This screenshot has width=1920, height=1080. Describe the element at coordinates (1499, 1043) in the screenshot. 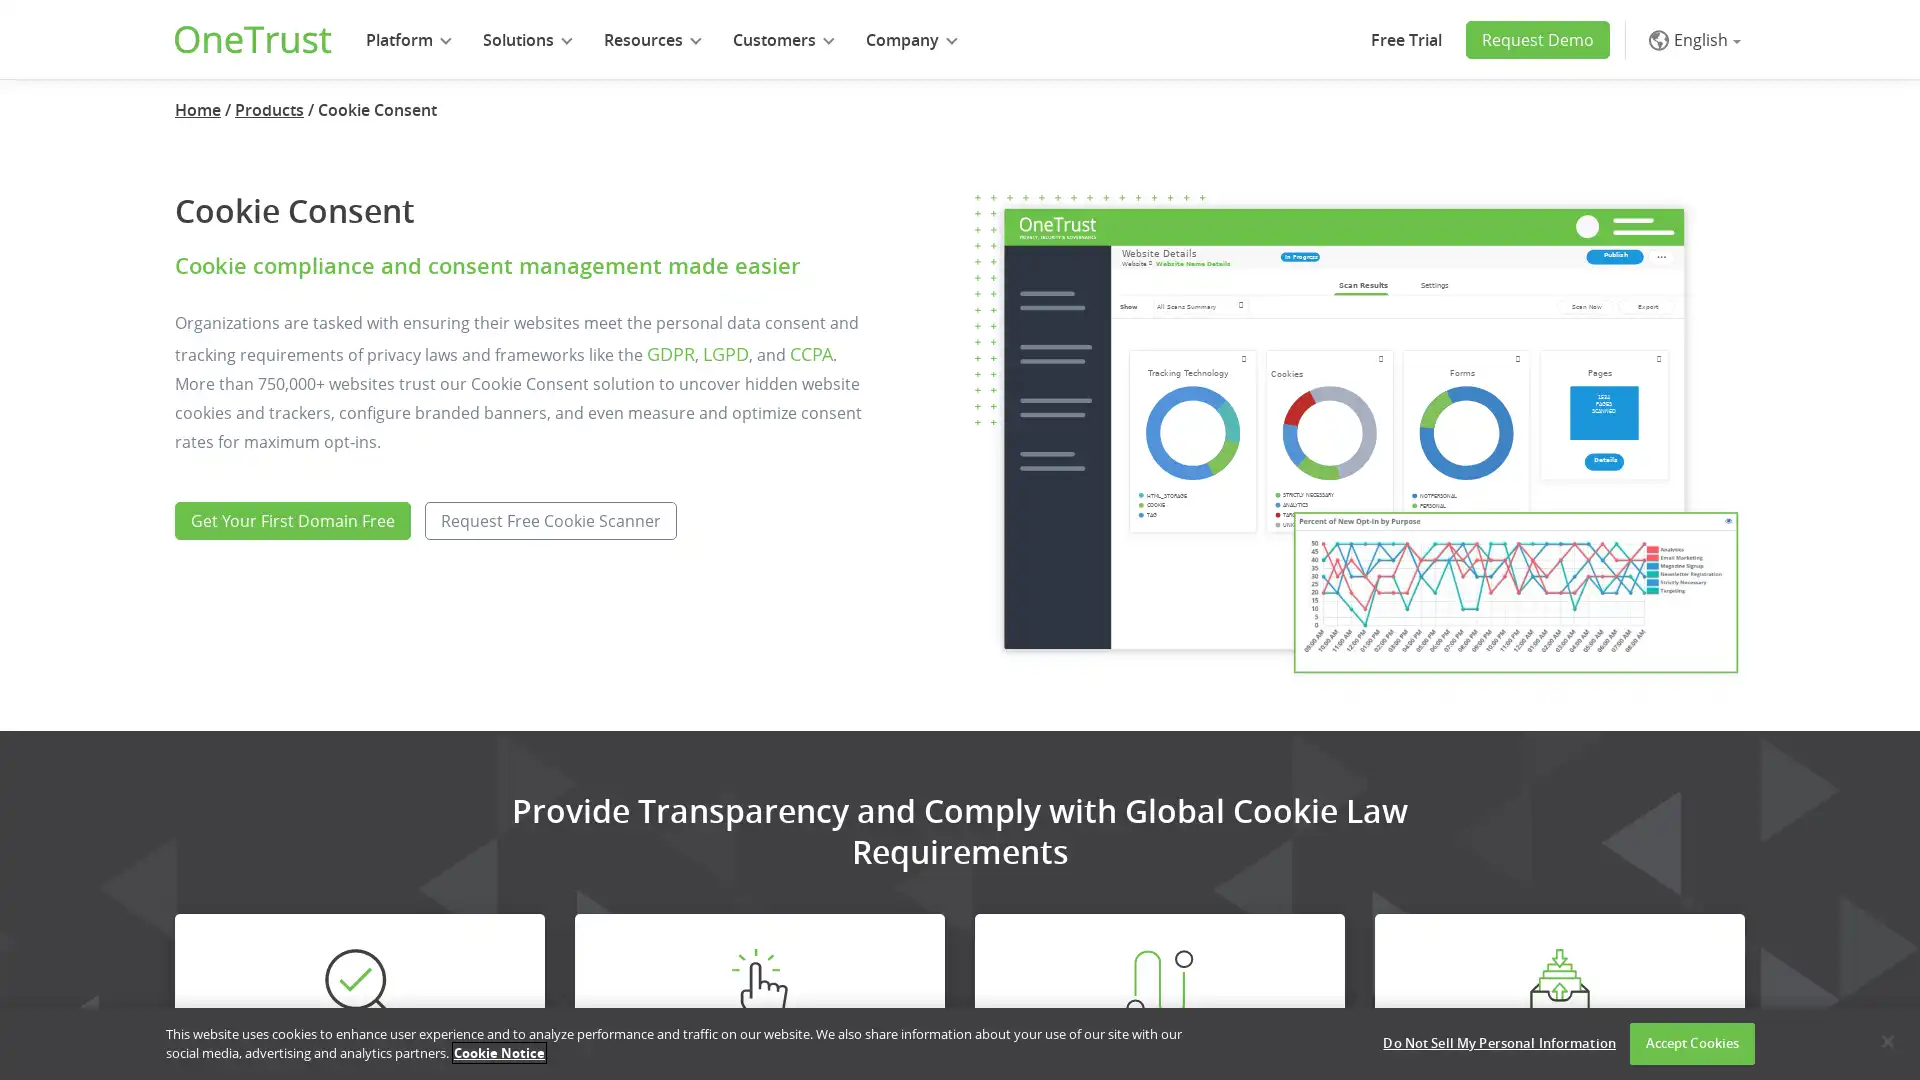

I see `Do Not Sell My Personal Information` at that location.